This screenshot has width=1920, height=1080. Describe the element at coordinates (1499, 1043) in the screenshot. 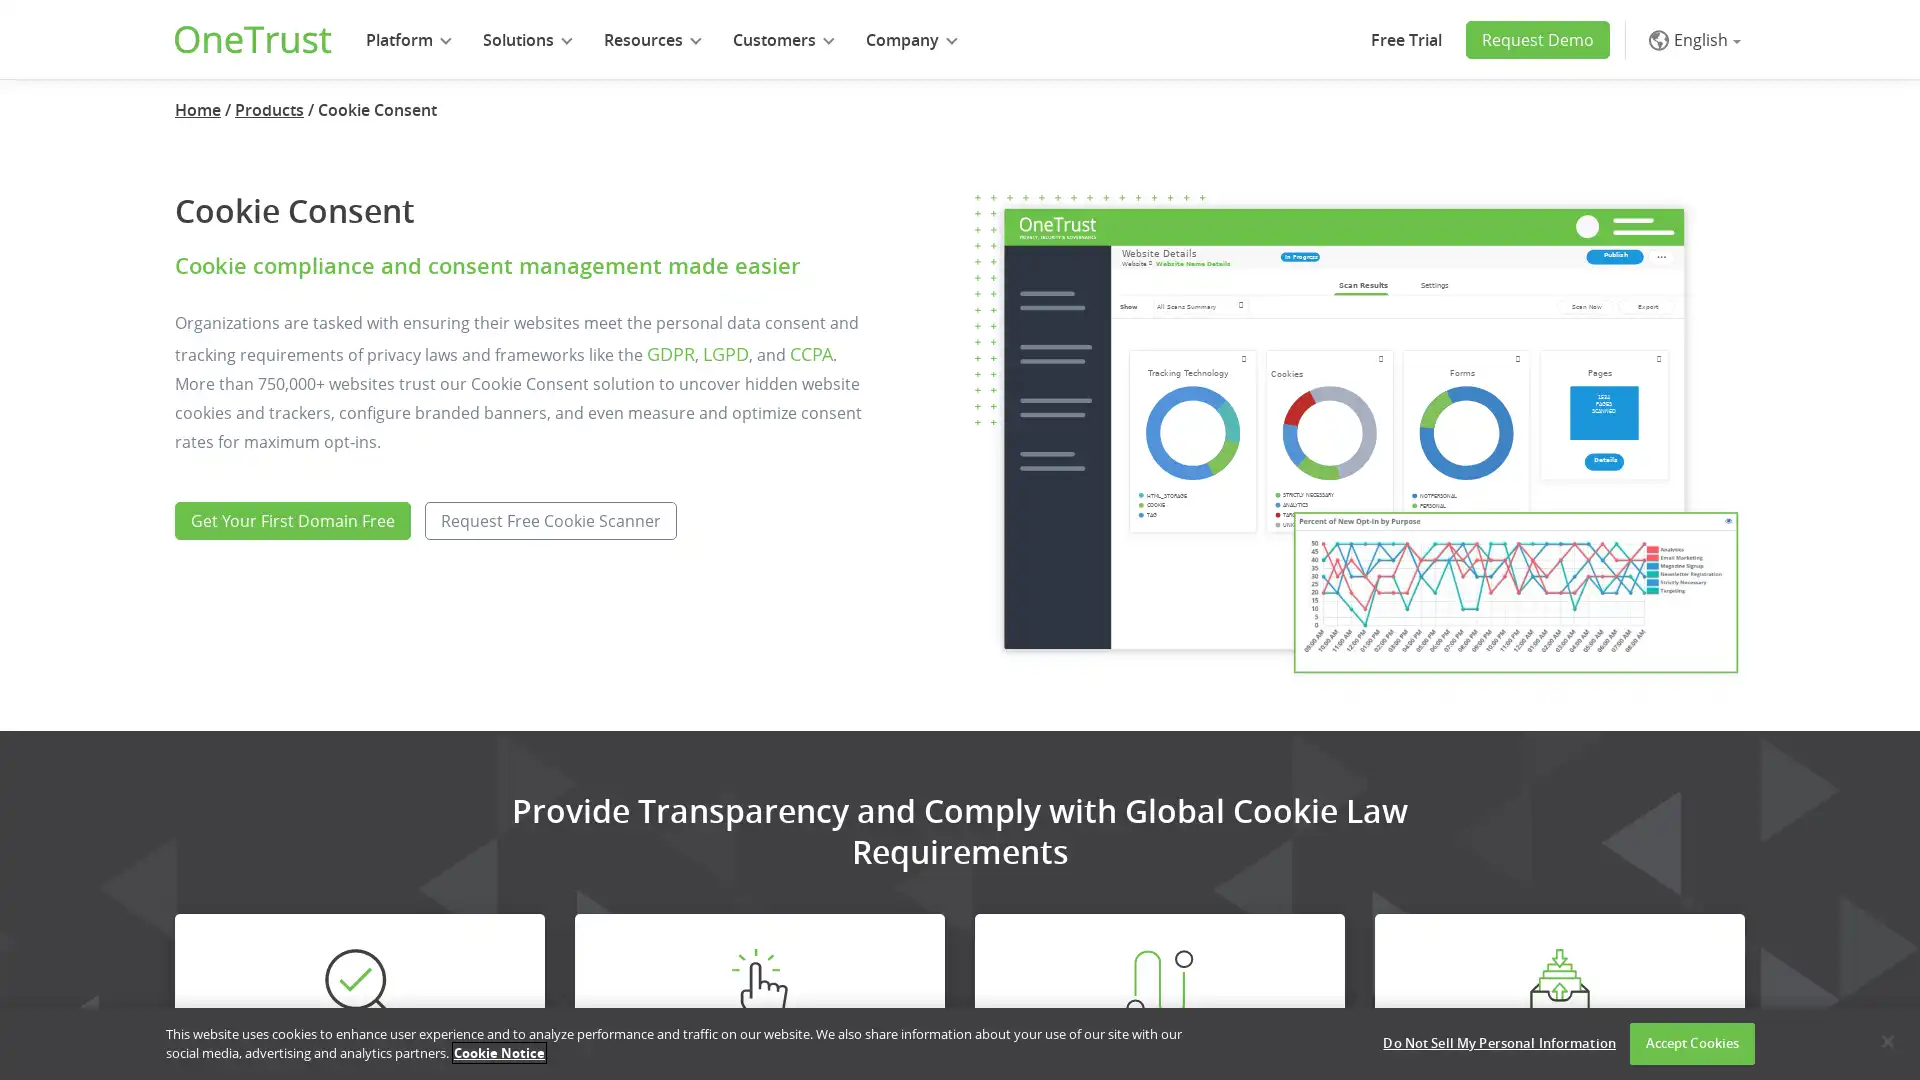

I see `Do Not Sell My Personal Information` at that location.